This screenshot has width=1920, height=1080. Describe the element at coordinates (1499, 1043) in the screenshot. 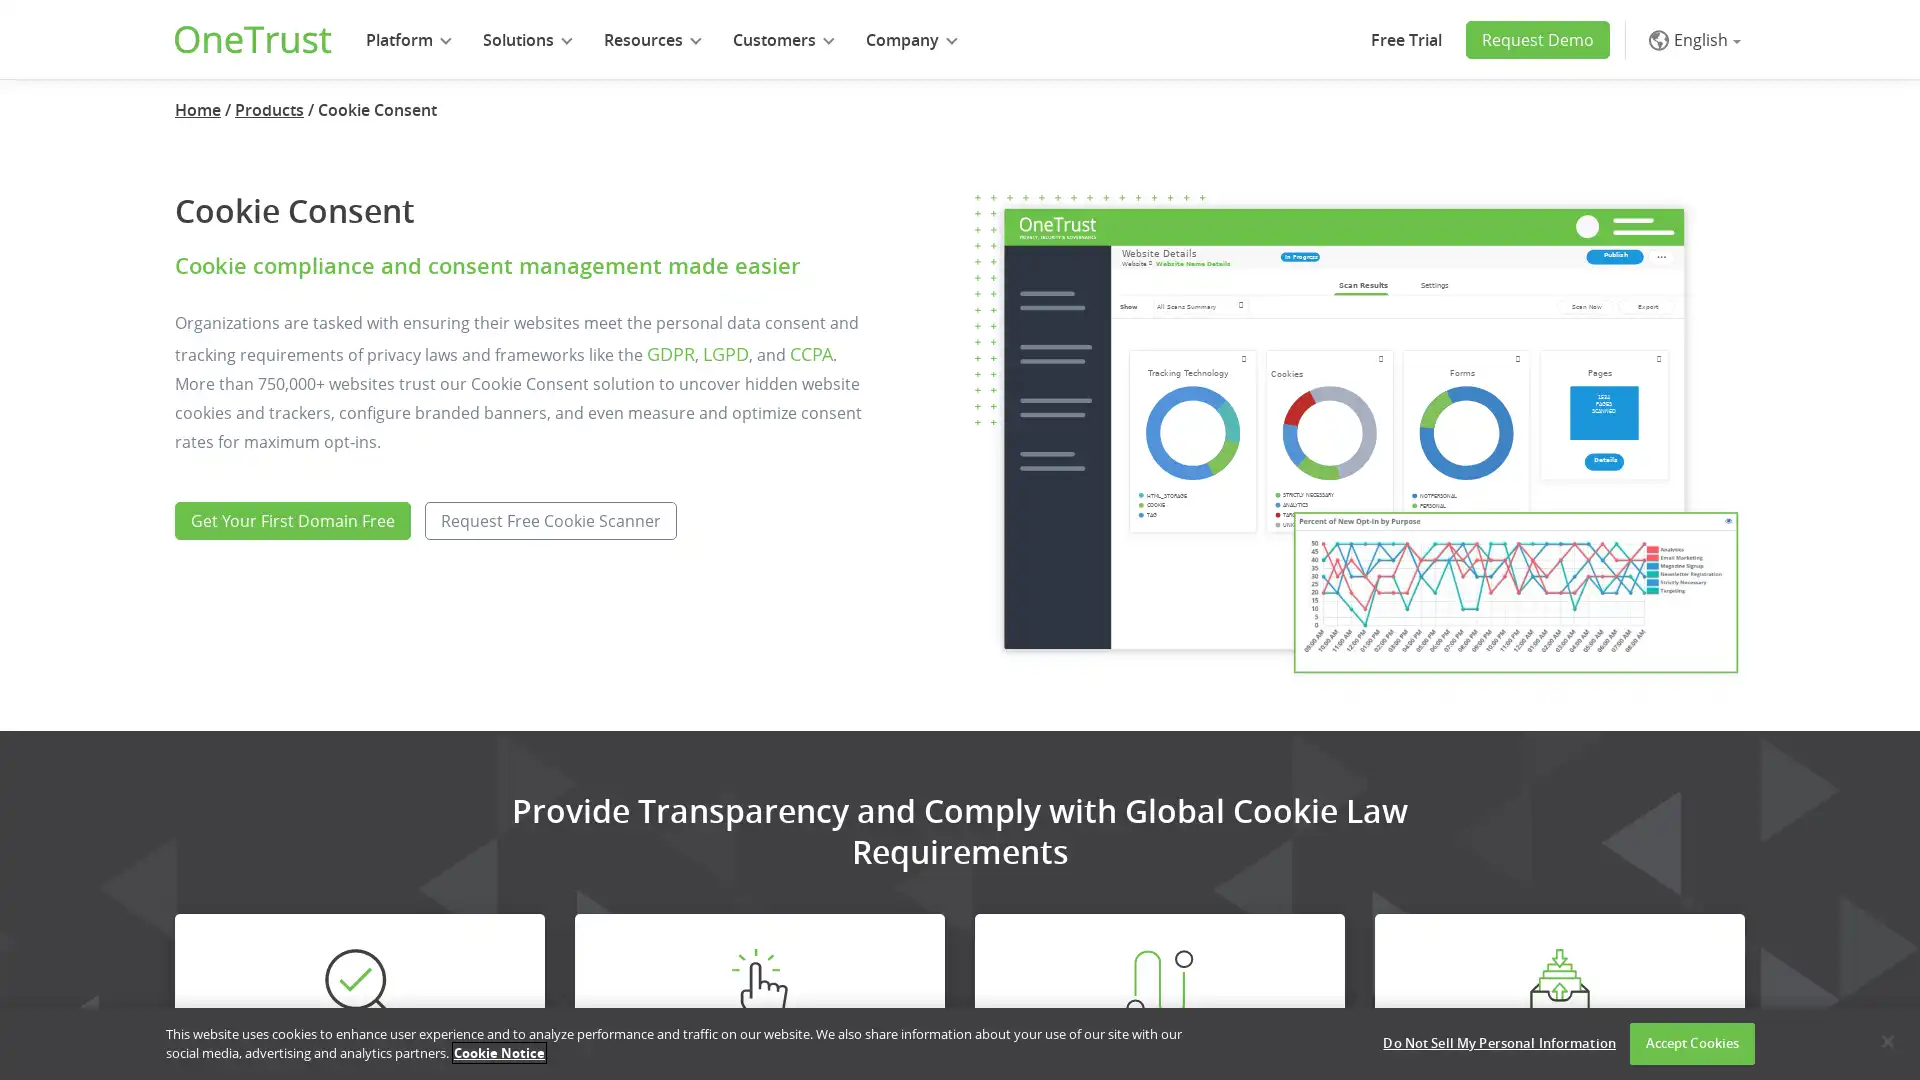

I see `Do Not Sell My Personal Information` at that location.